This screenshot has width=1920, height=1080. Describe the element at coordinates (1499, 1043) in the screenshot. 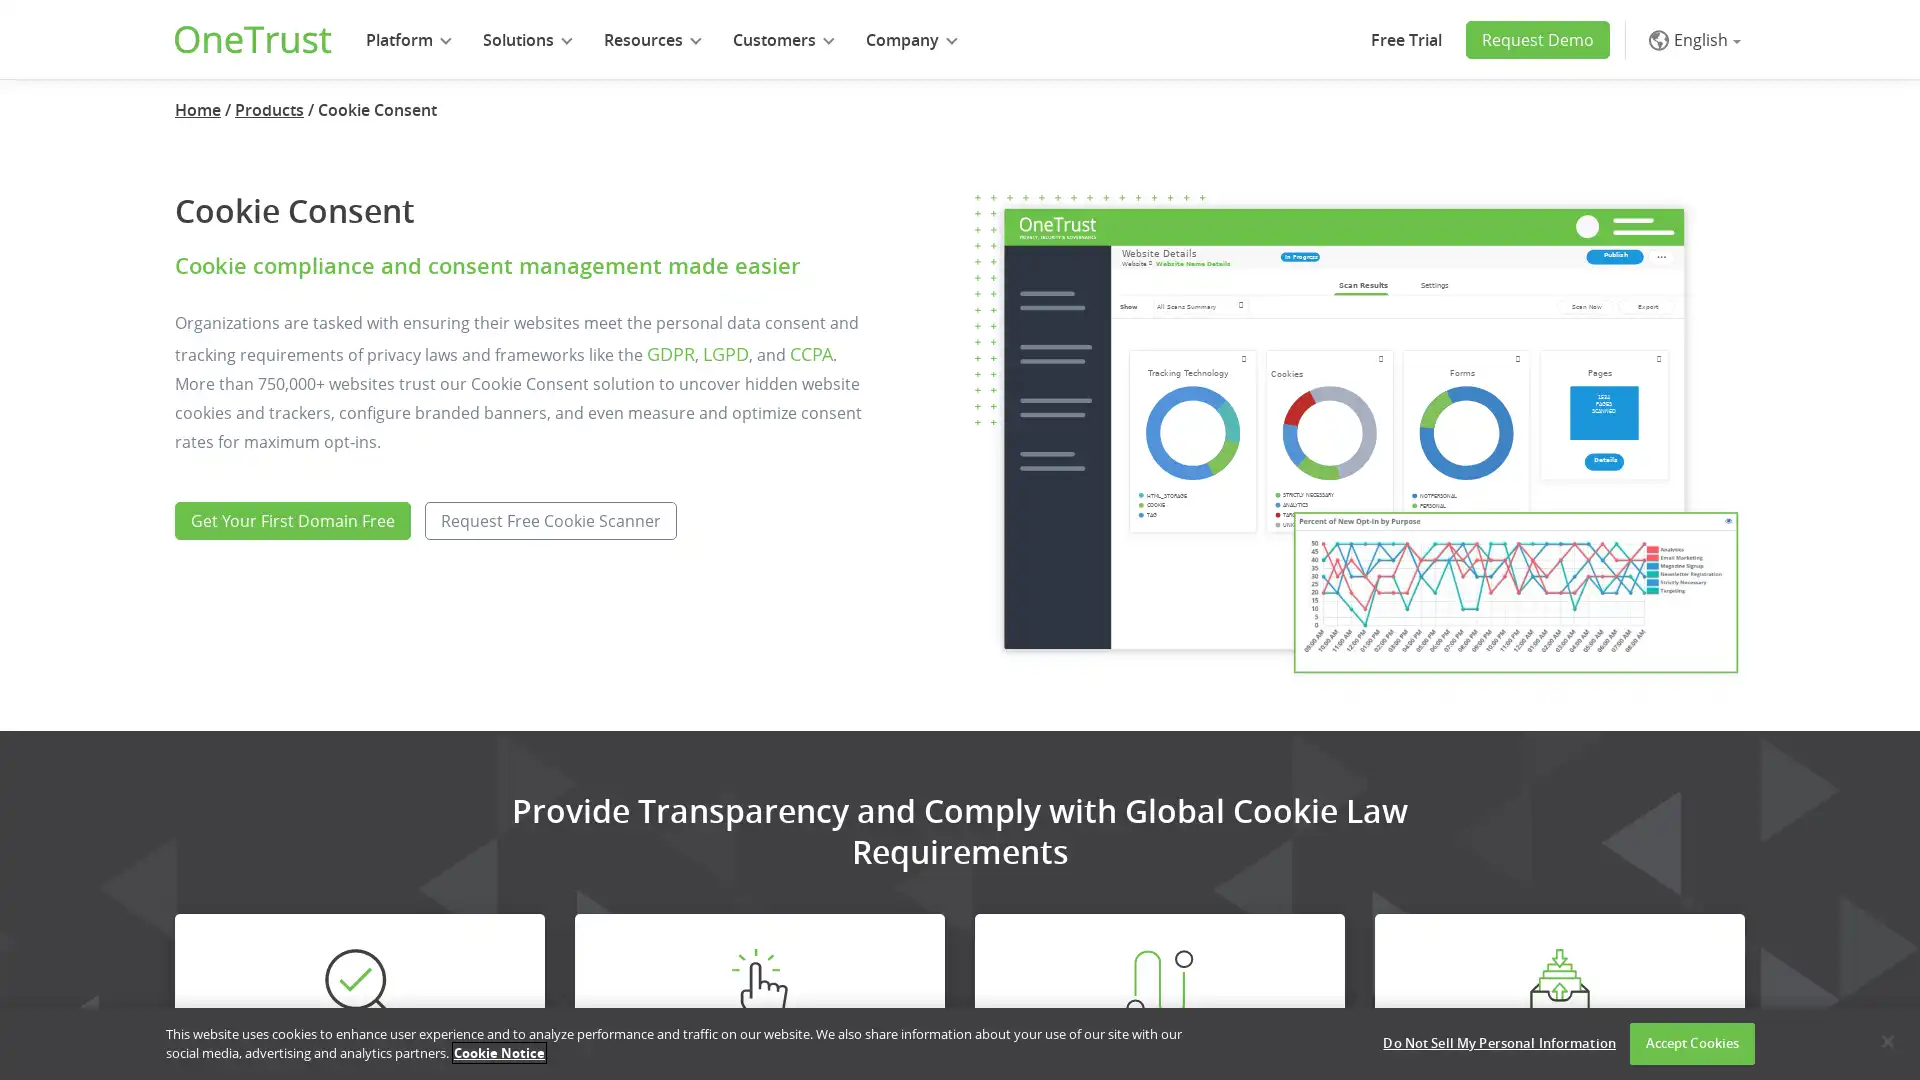

I see `Do Not Sell My Personal Information` at that location.